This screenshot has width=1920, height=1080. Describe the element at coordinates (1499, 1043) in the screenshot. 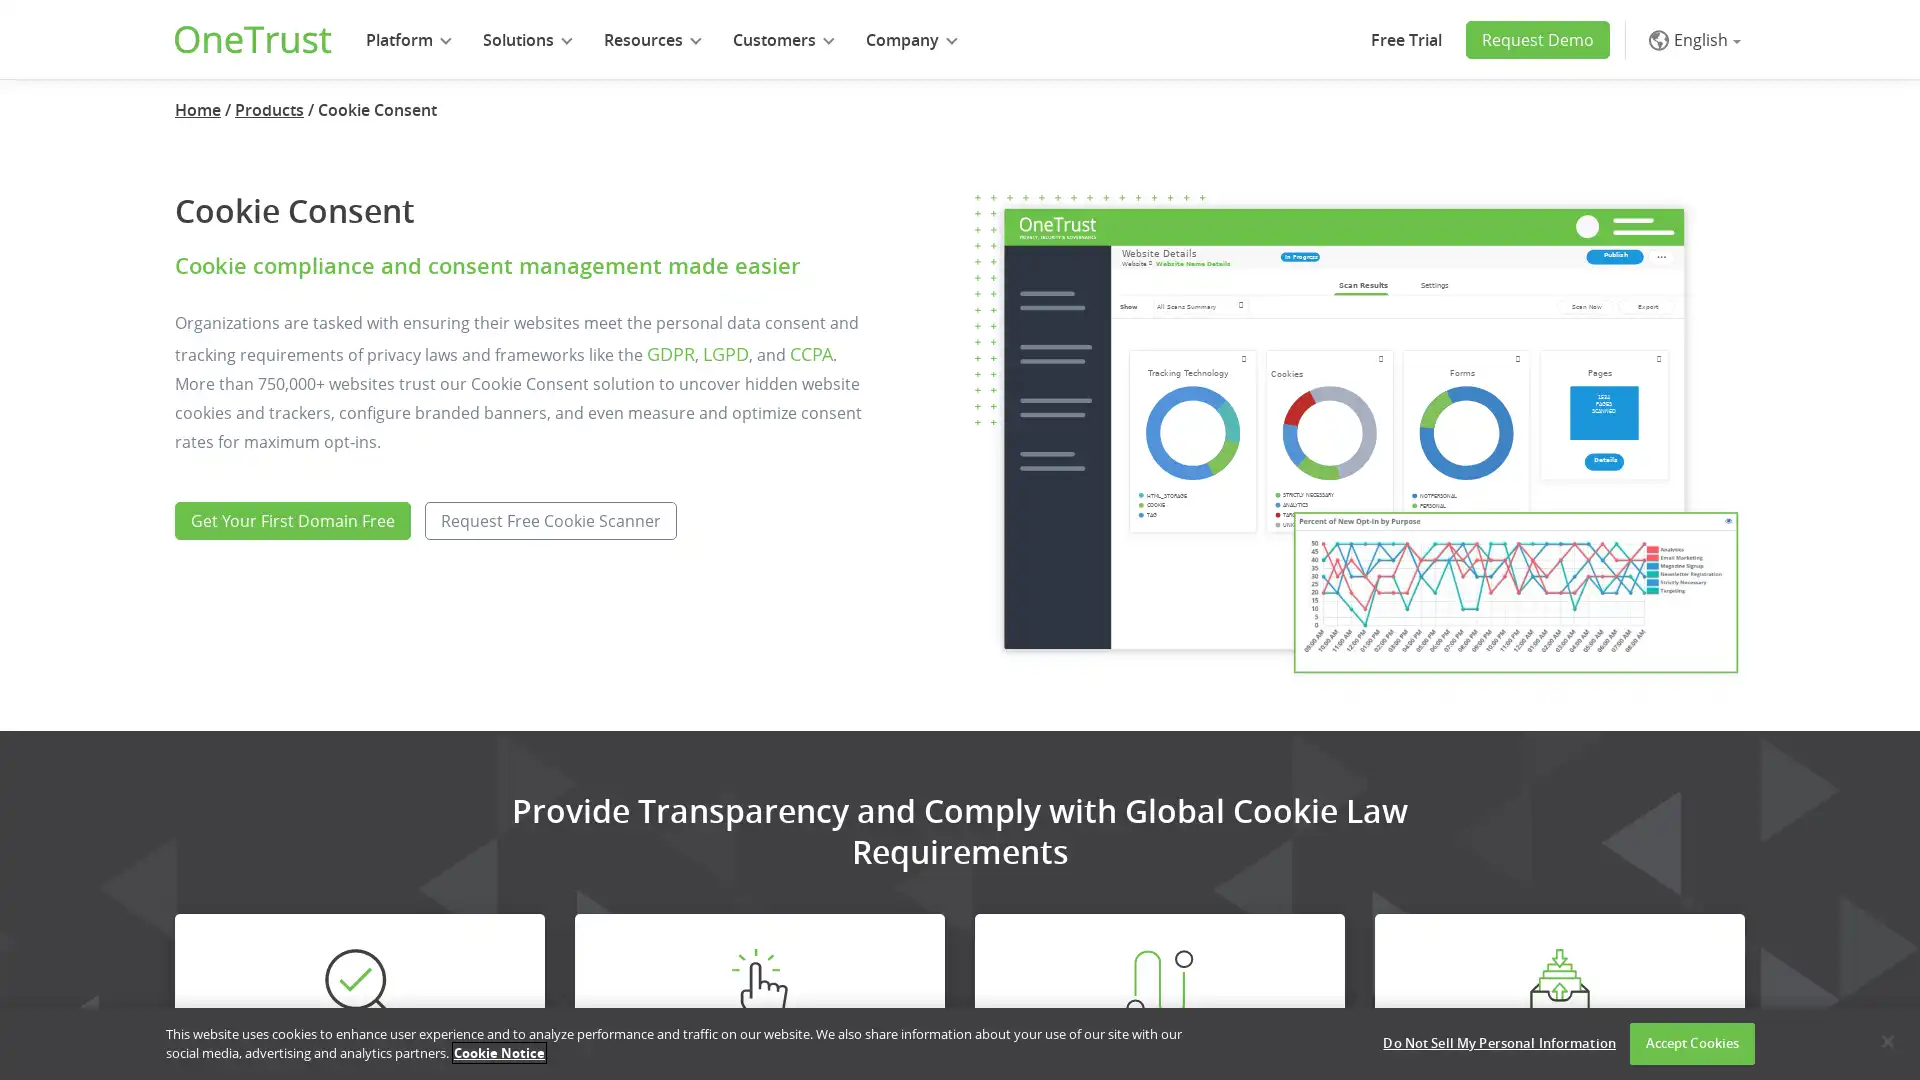

I see `Do Not Sell My Personal Information` at that location.